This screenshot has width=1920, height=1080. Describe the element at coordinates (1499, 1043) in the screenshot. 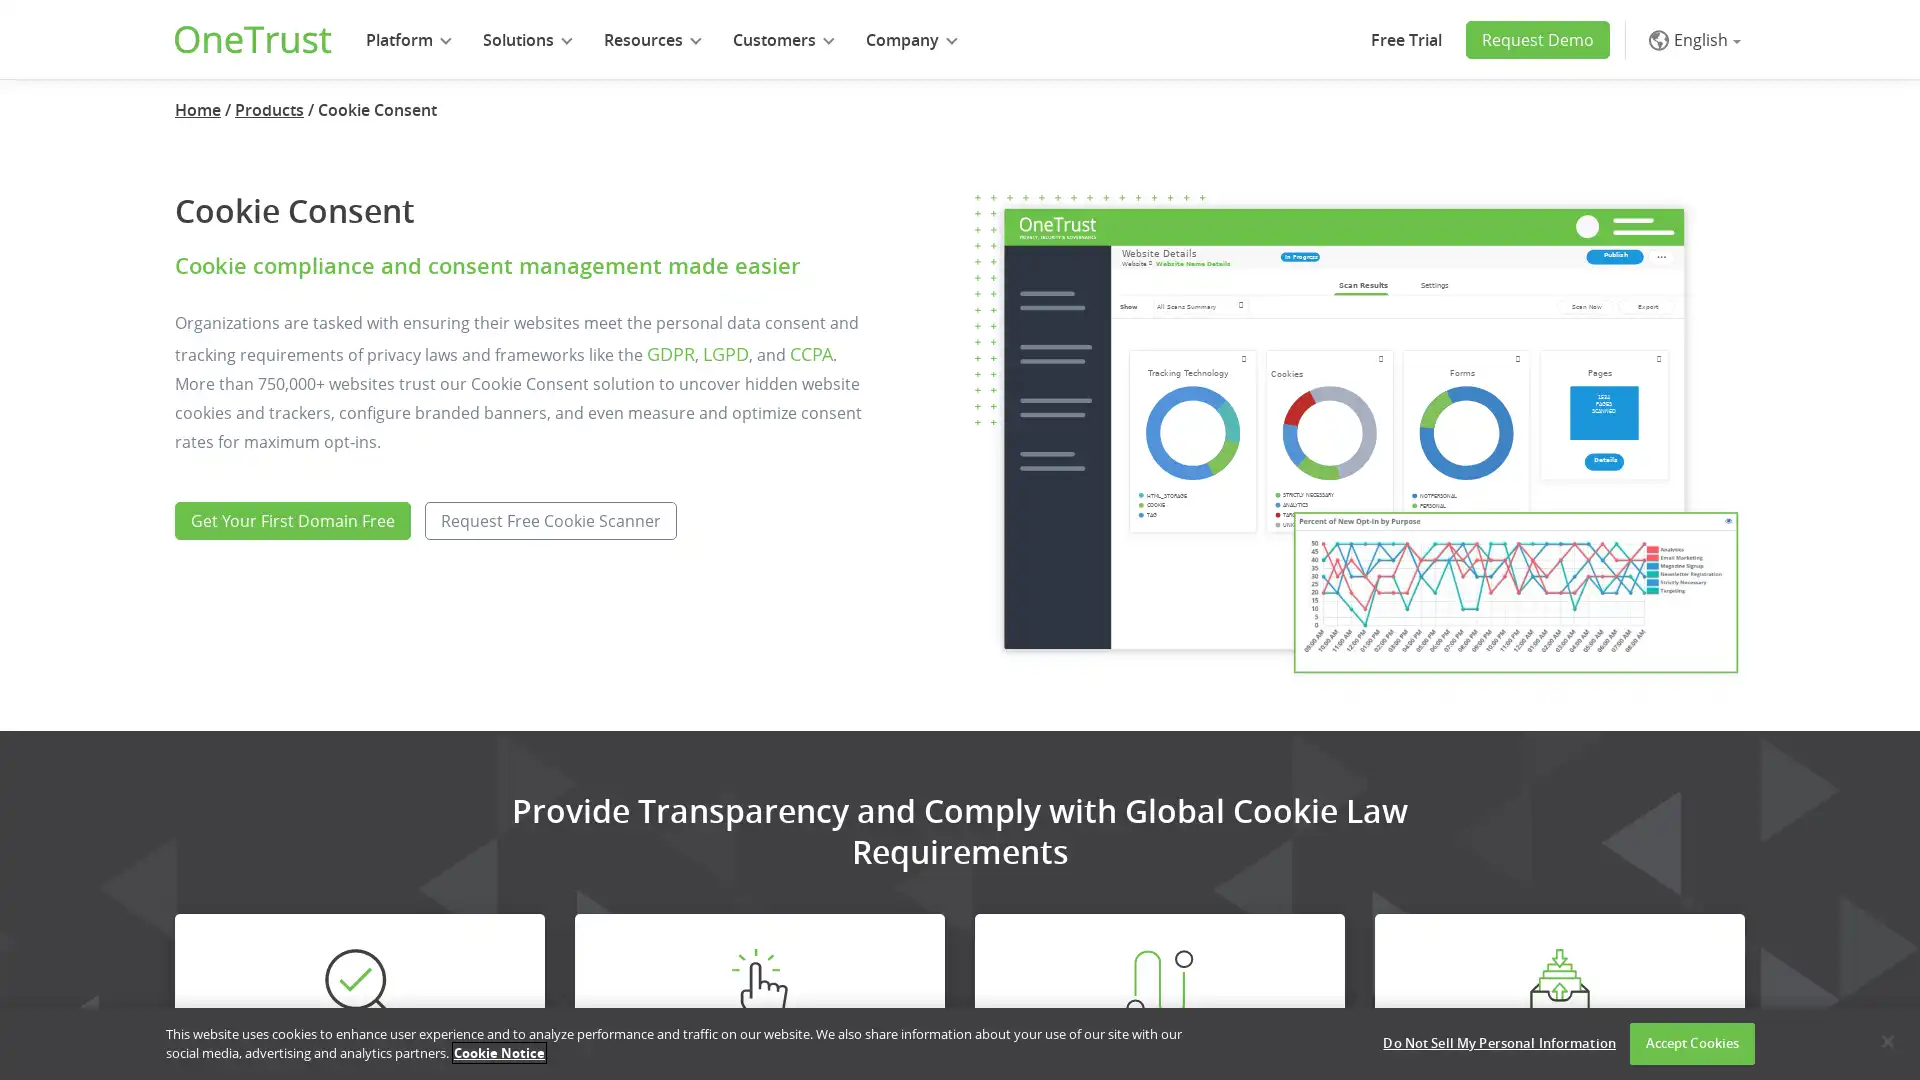

I see `Do Not Sell My Personal Information` at that location.